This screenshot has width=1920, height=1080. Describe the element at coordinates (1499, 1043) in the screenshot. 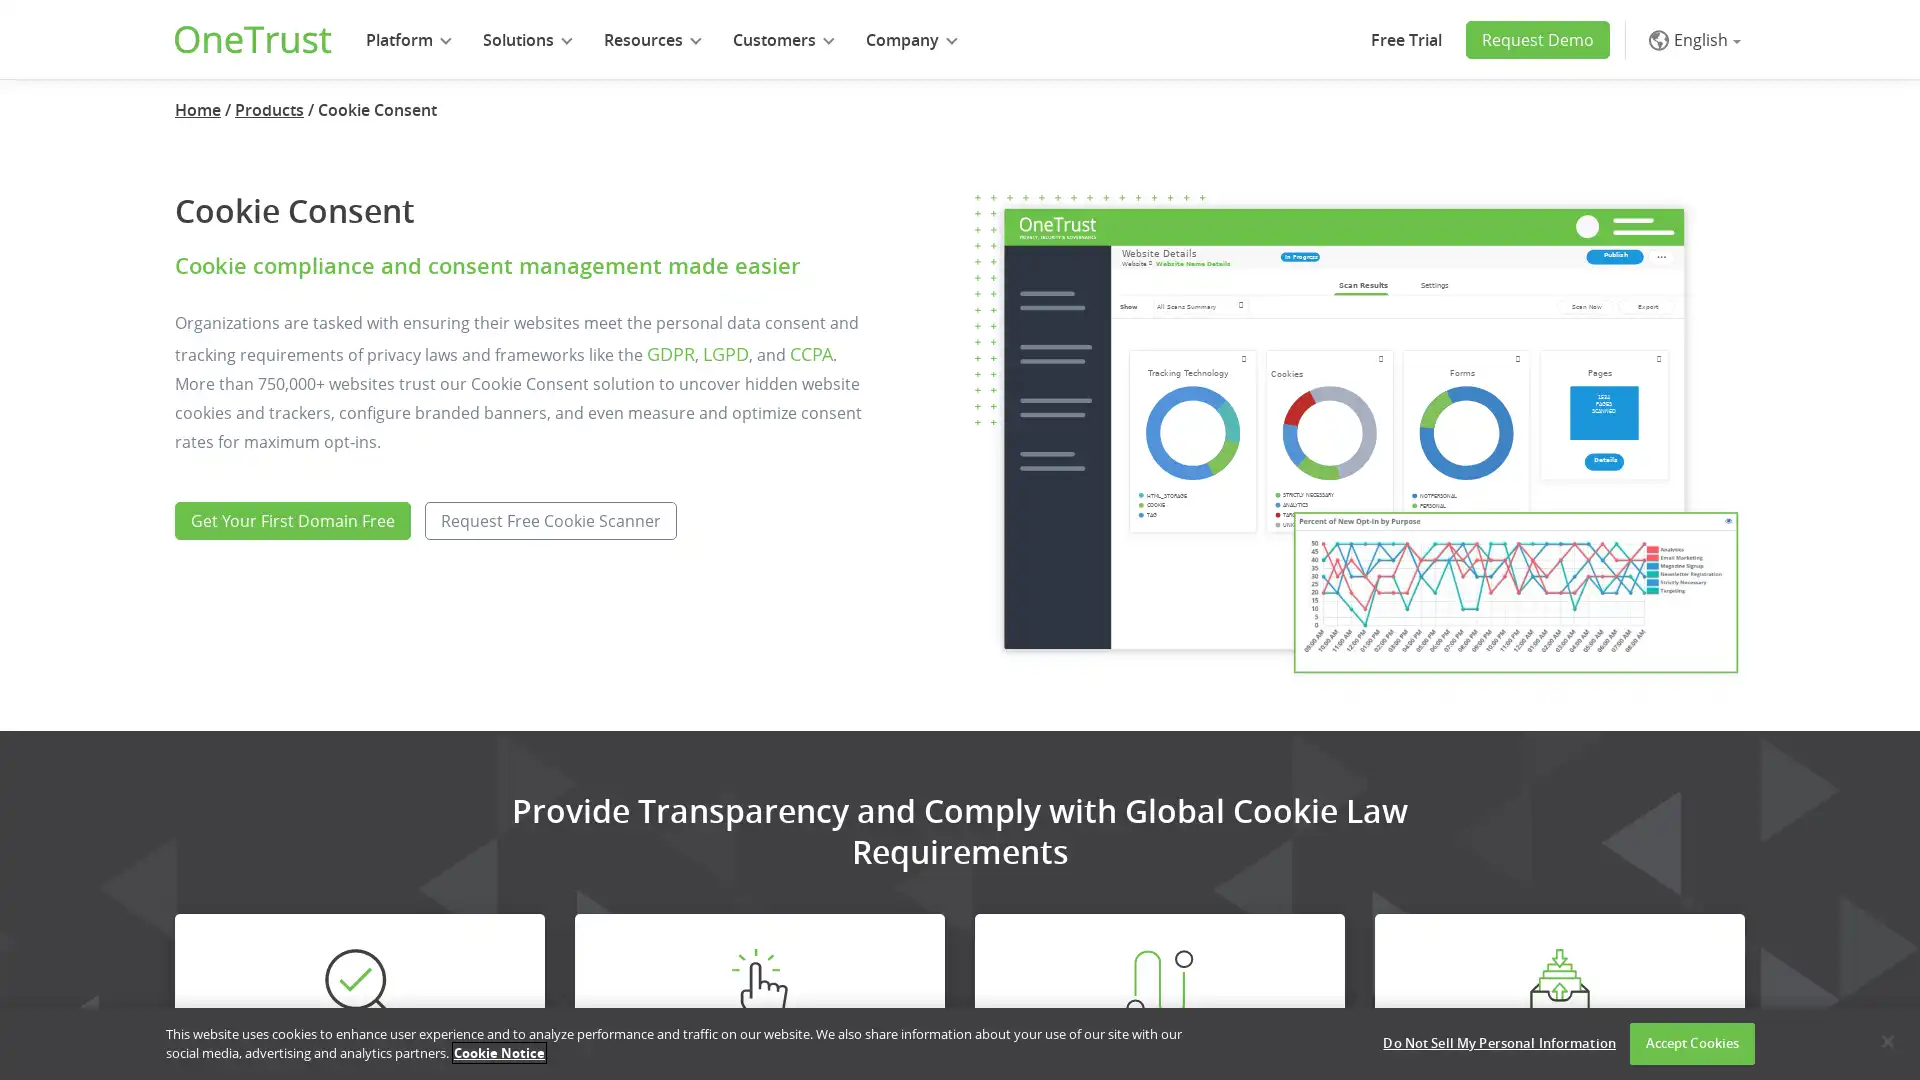

I see `Do Not Sell My Personal Information` at that location.